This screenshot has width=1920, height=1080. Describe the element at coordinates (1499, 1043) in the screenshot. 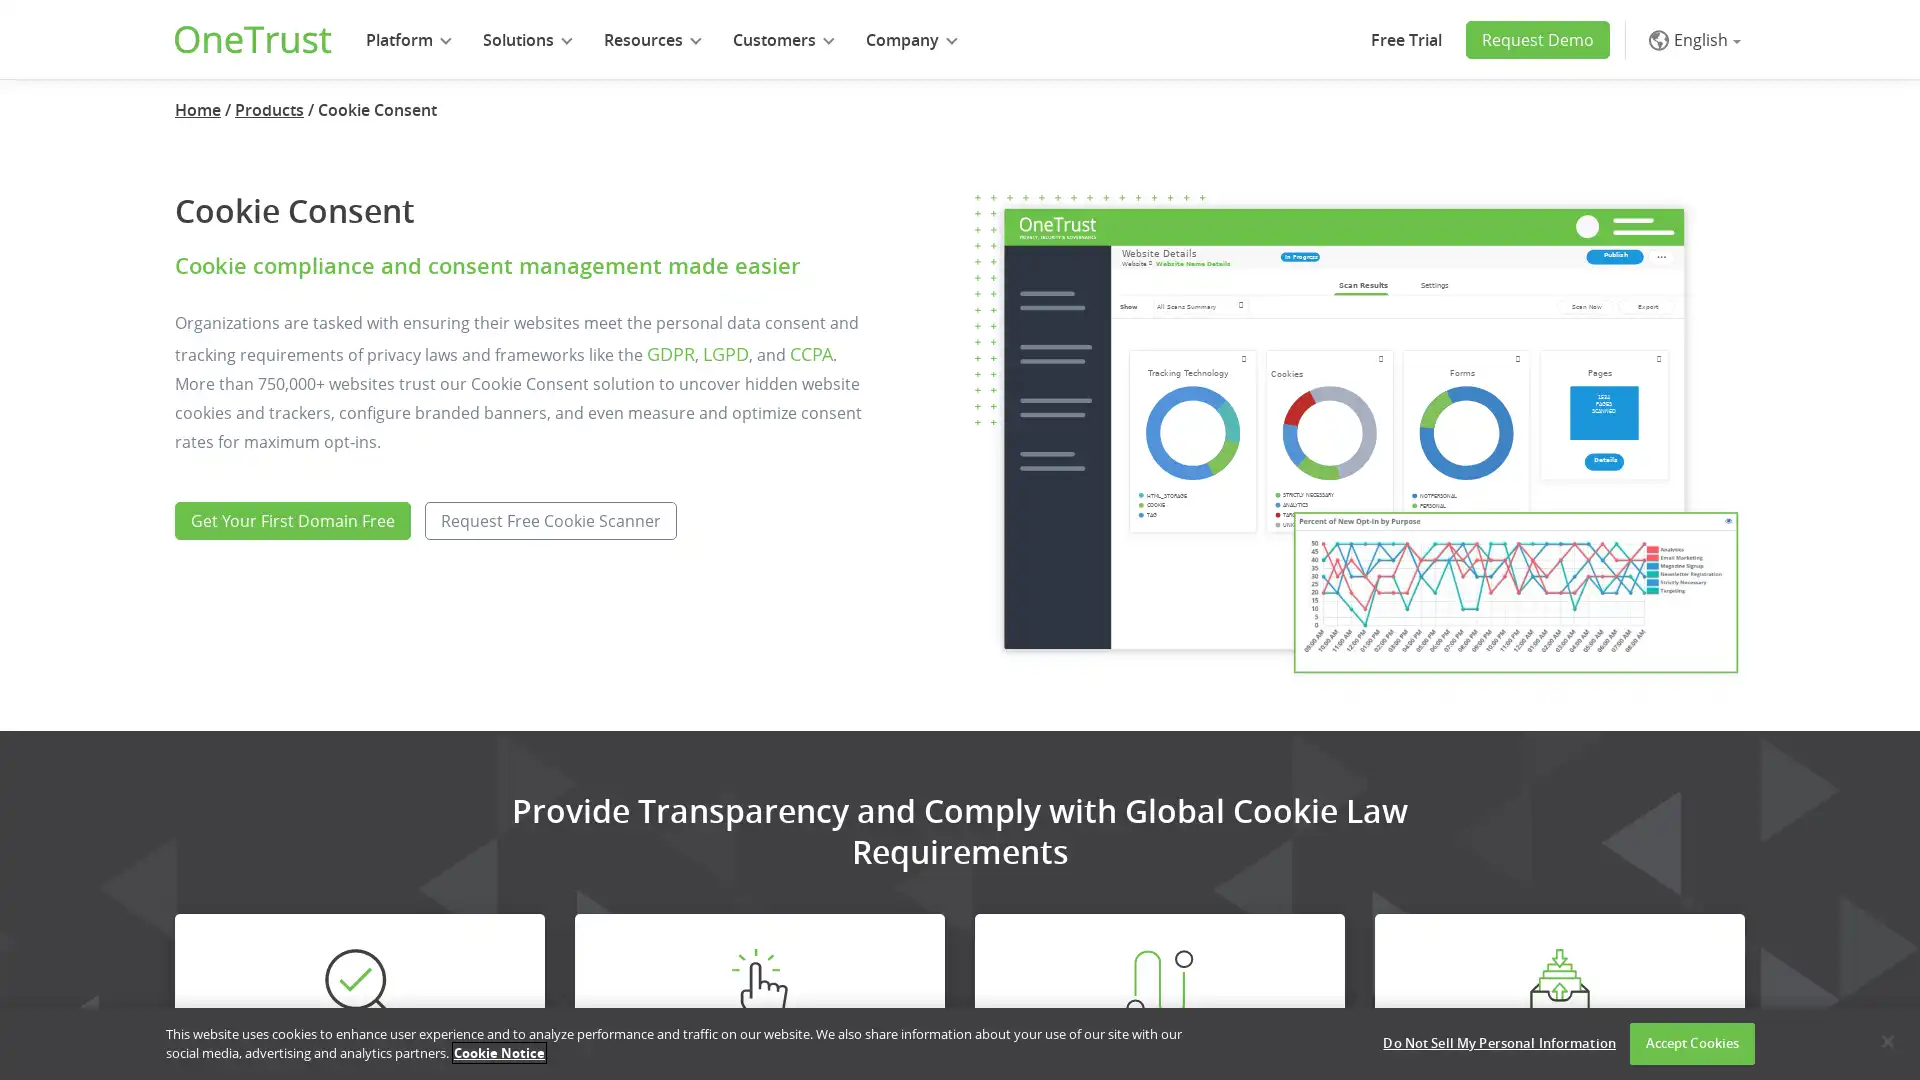

I see `Do Not Sell My Personal Information` at that location.